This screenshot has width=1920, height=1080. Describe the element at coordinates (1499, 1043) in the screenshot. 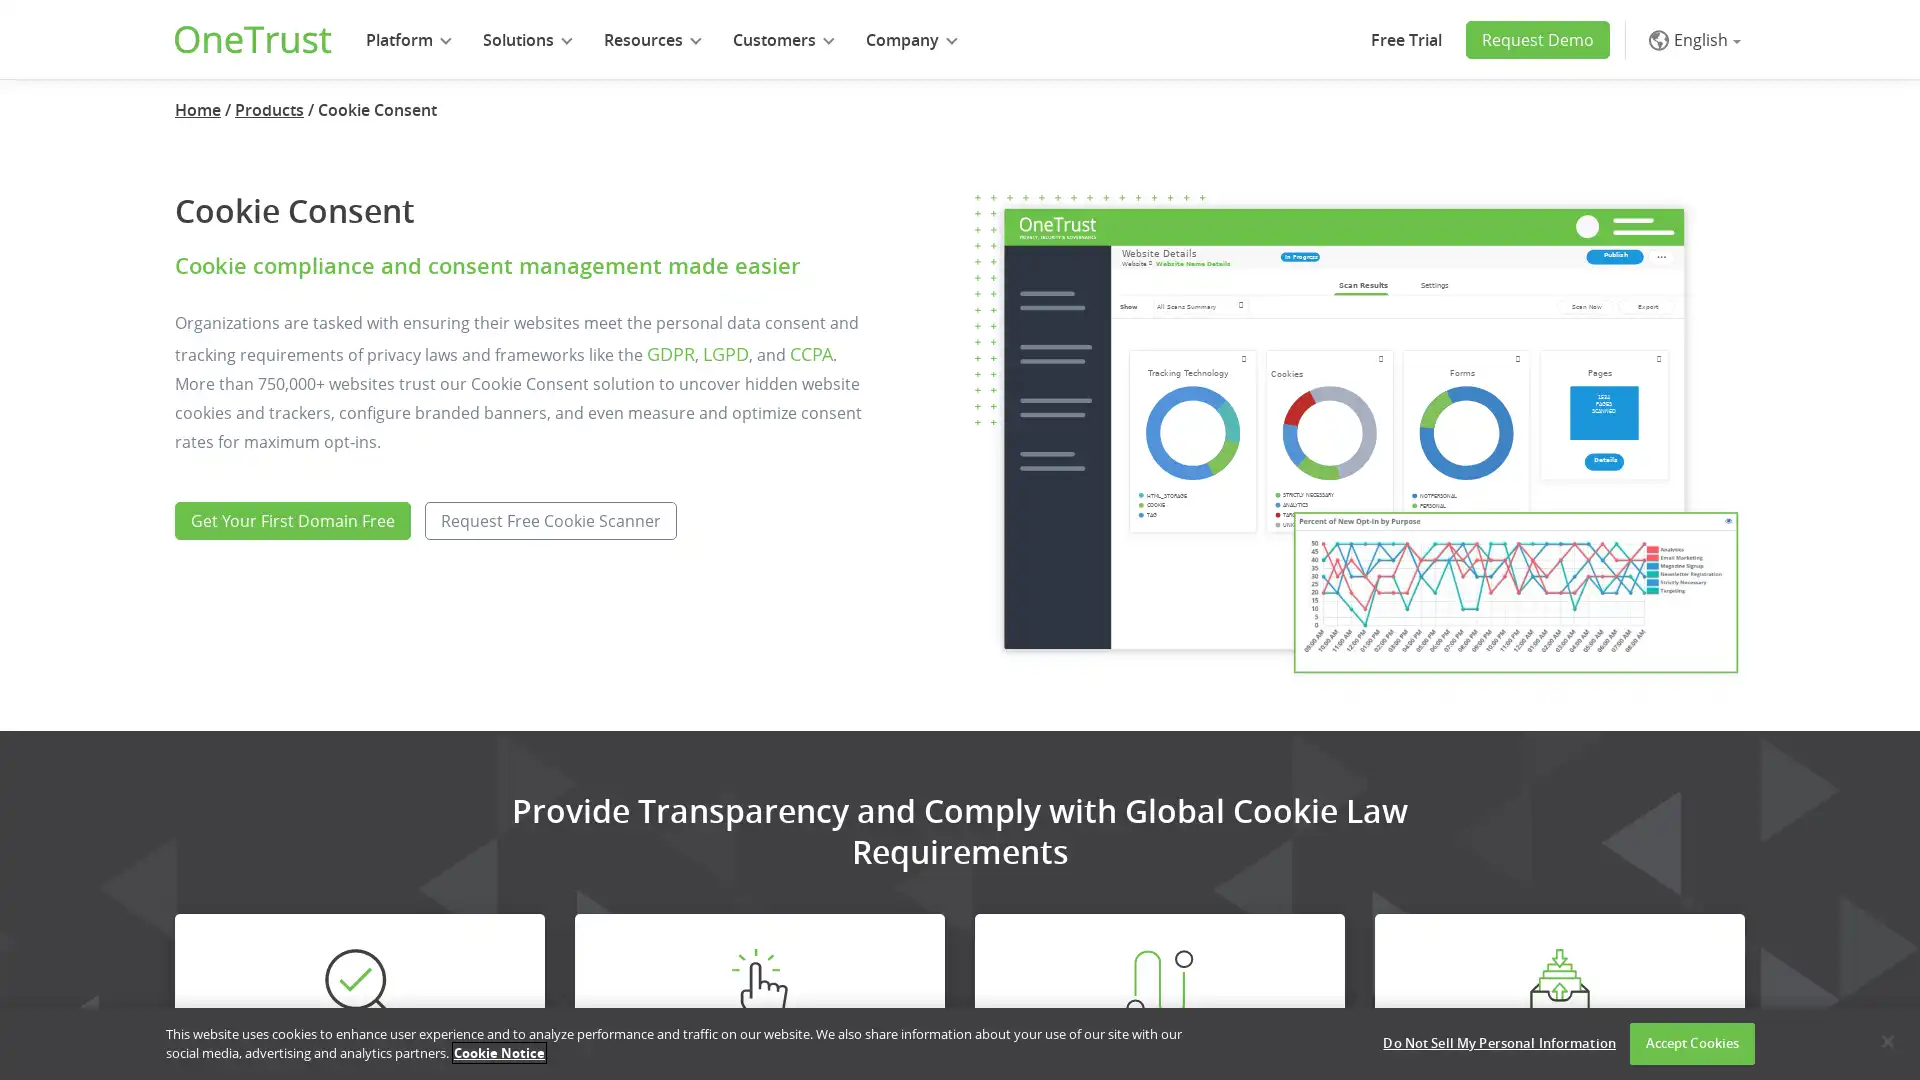

I see `Do Not Sell My Personal Information` at that location.